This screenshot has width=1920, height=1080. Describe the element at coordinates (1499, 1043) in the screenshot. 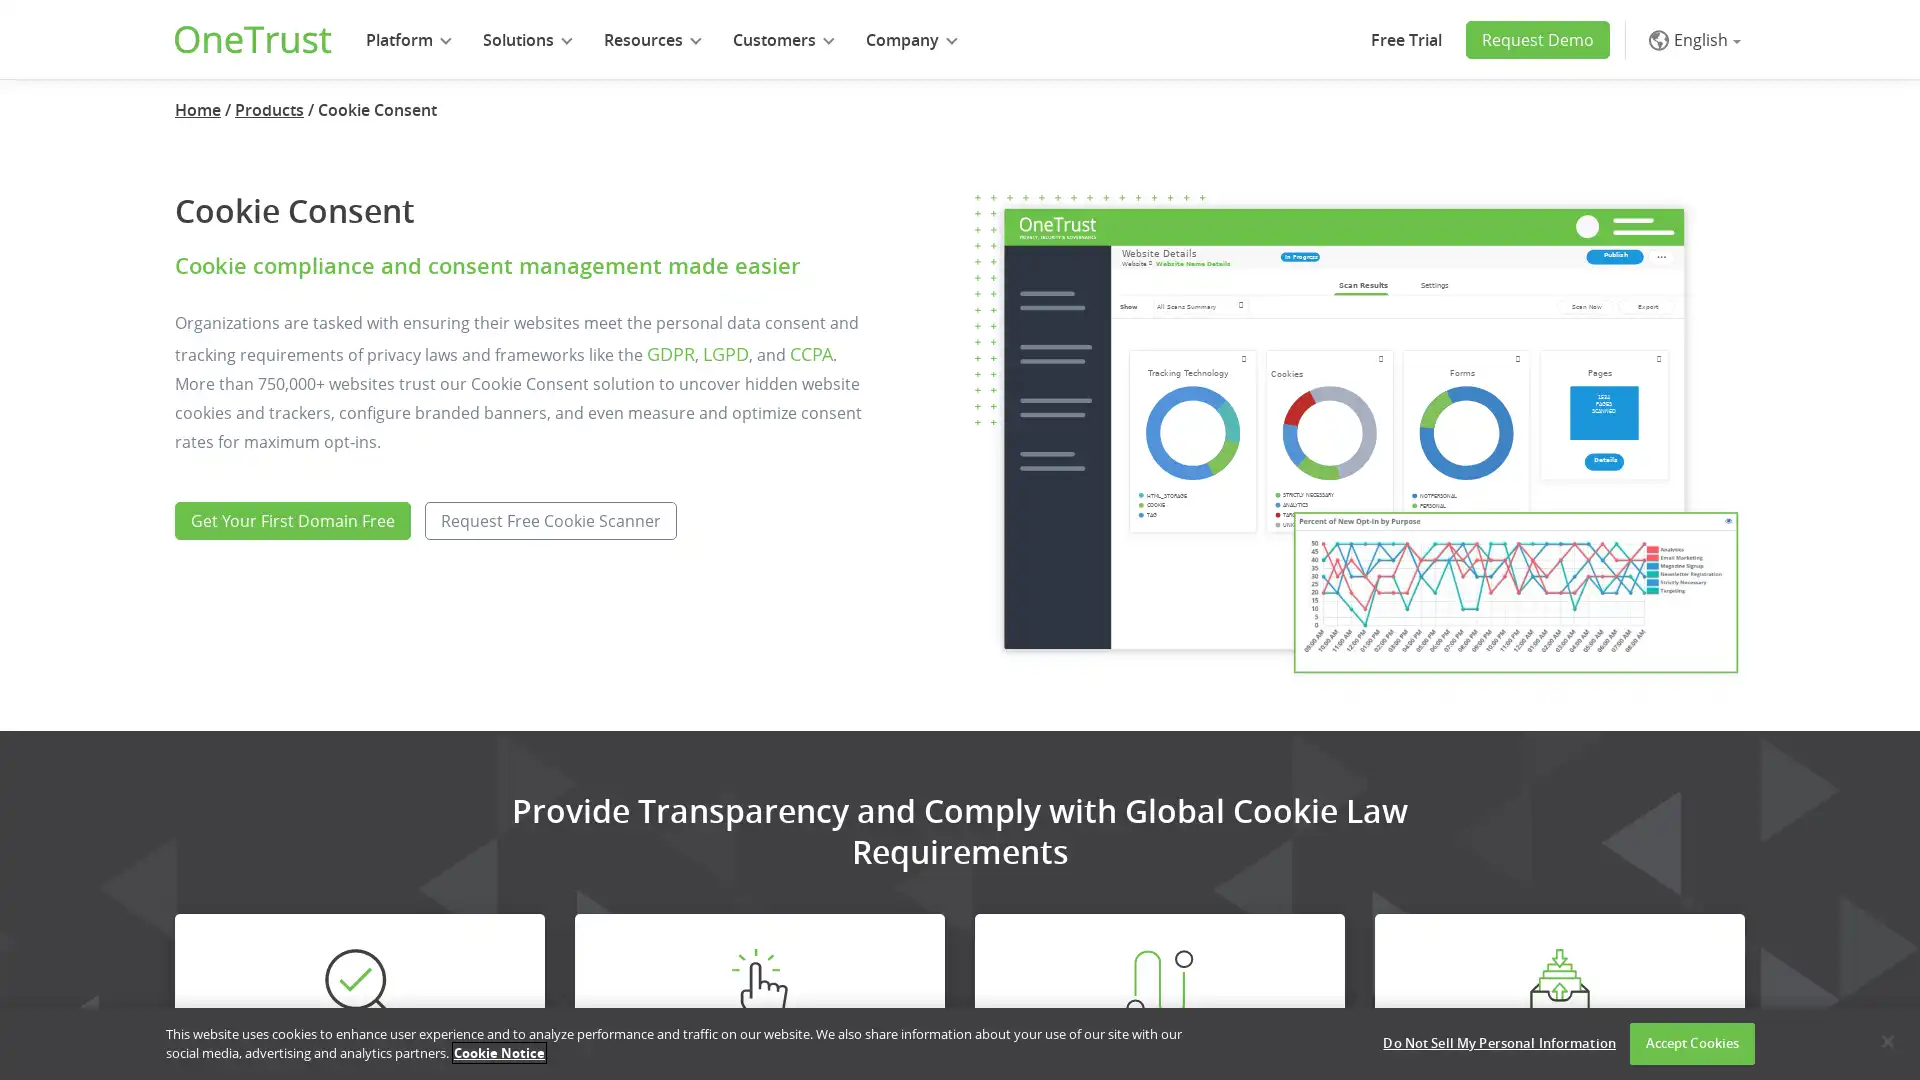

I see `Do Not Sell My Personal Information` at that location.